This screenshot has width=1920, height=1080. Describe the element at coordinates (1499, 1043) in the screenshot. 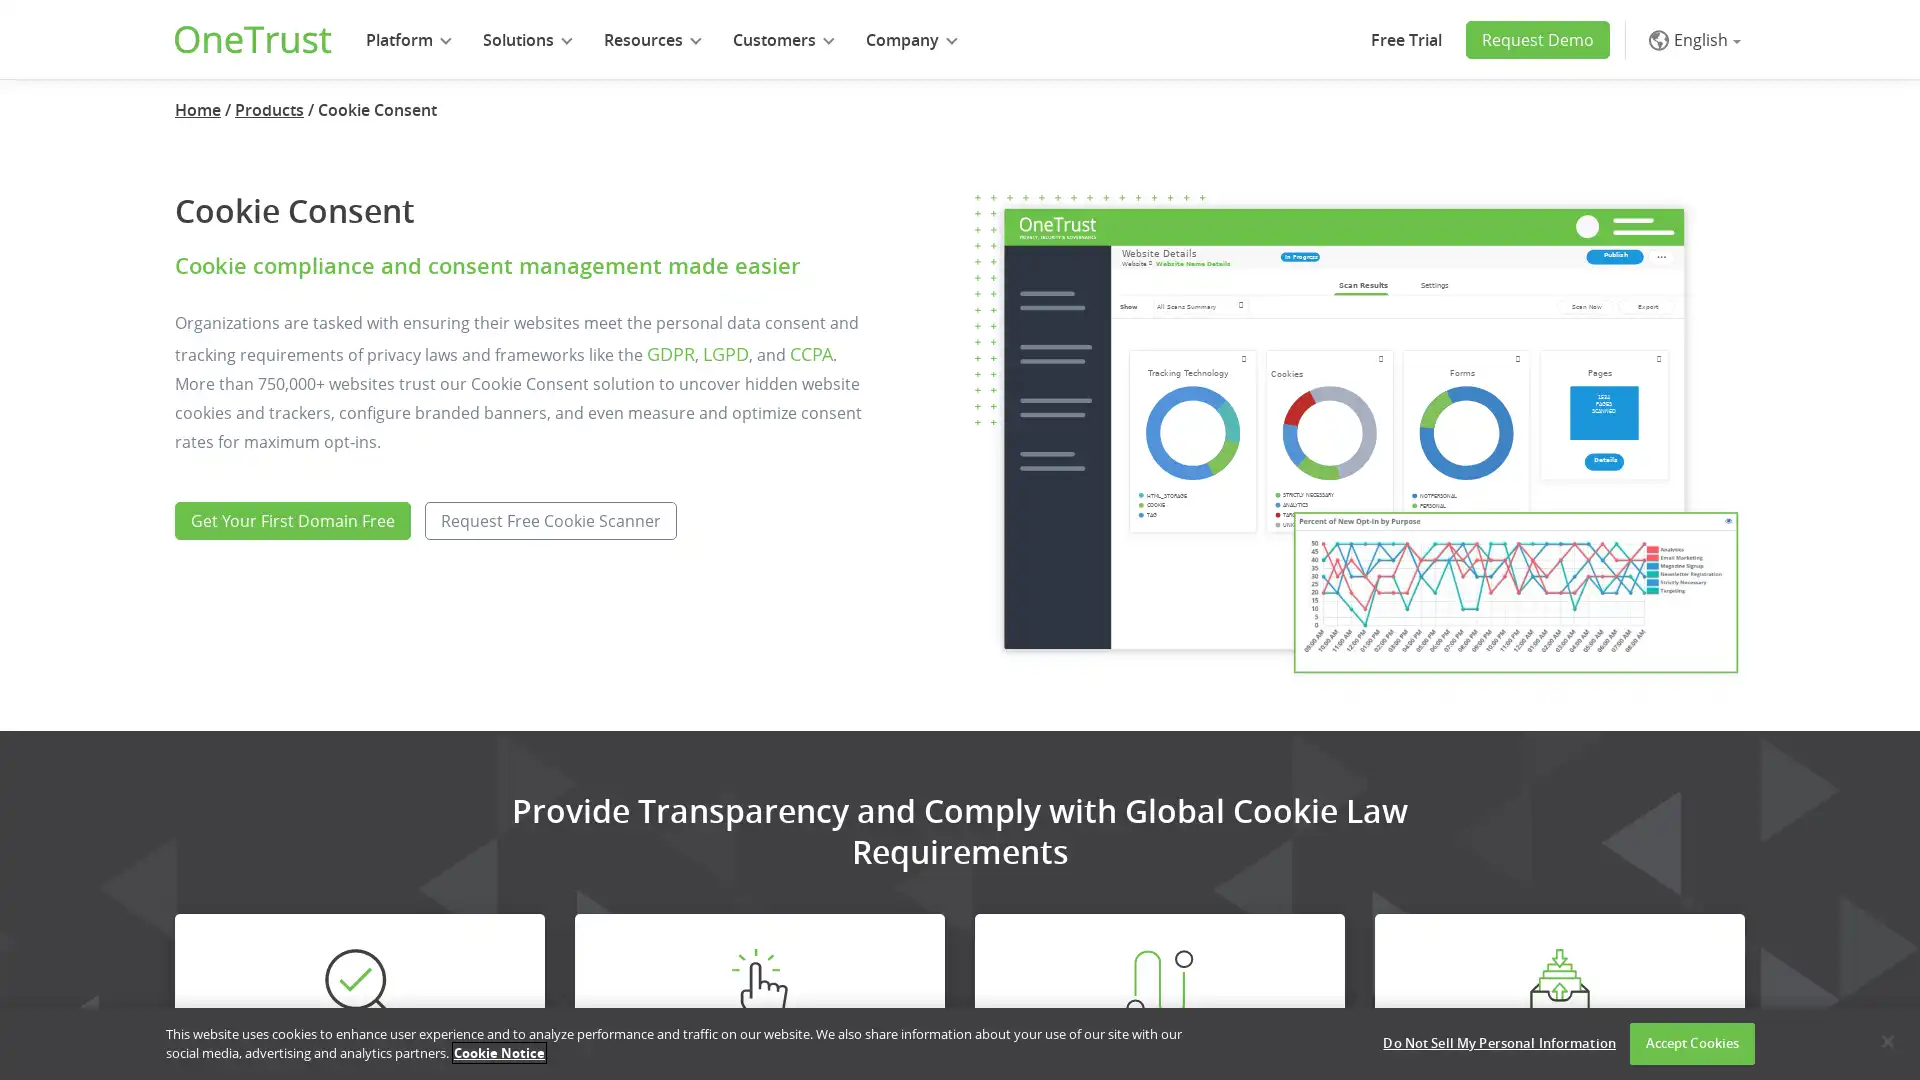

I see `Do Not Sell My Personal Information` at that location.